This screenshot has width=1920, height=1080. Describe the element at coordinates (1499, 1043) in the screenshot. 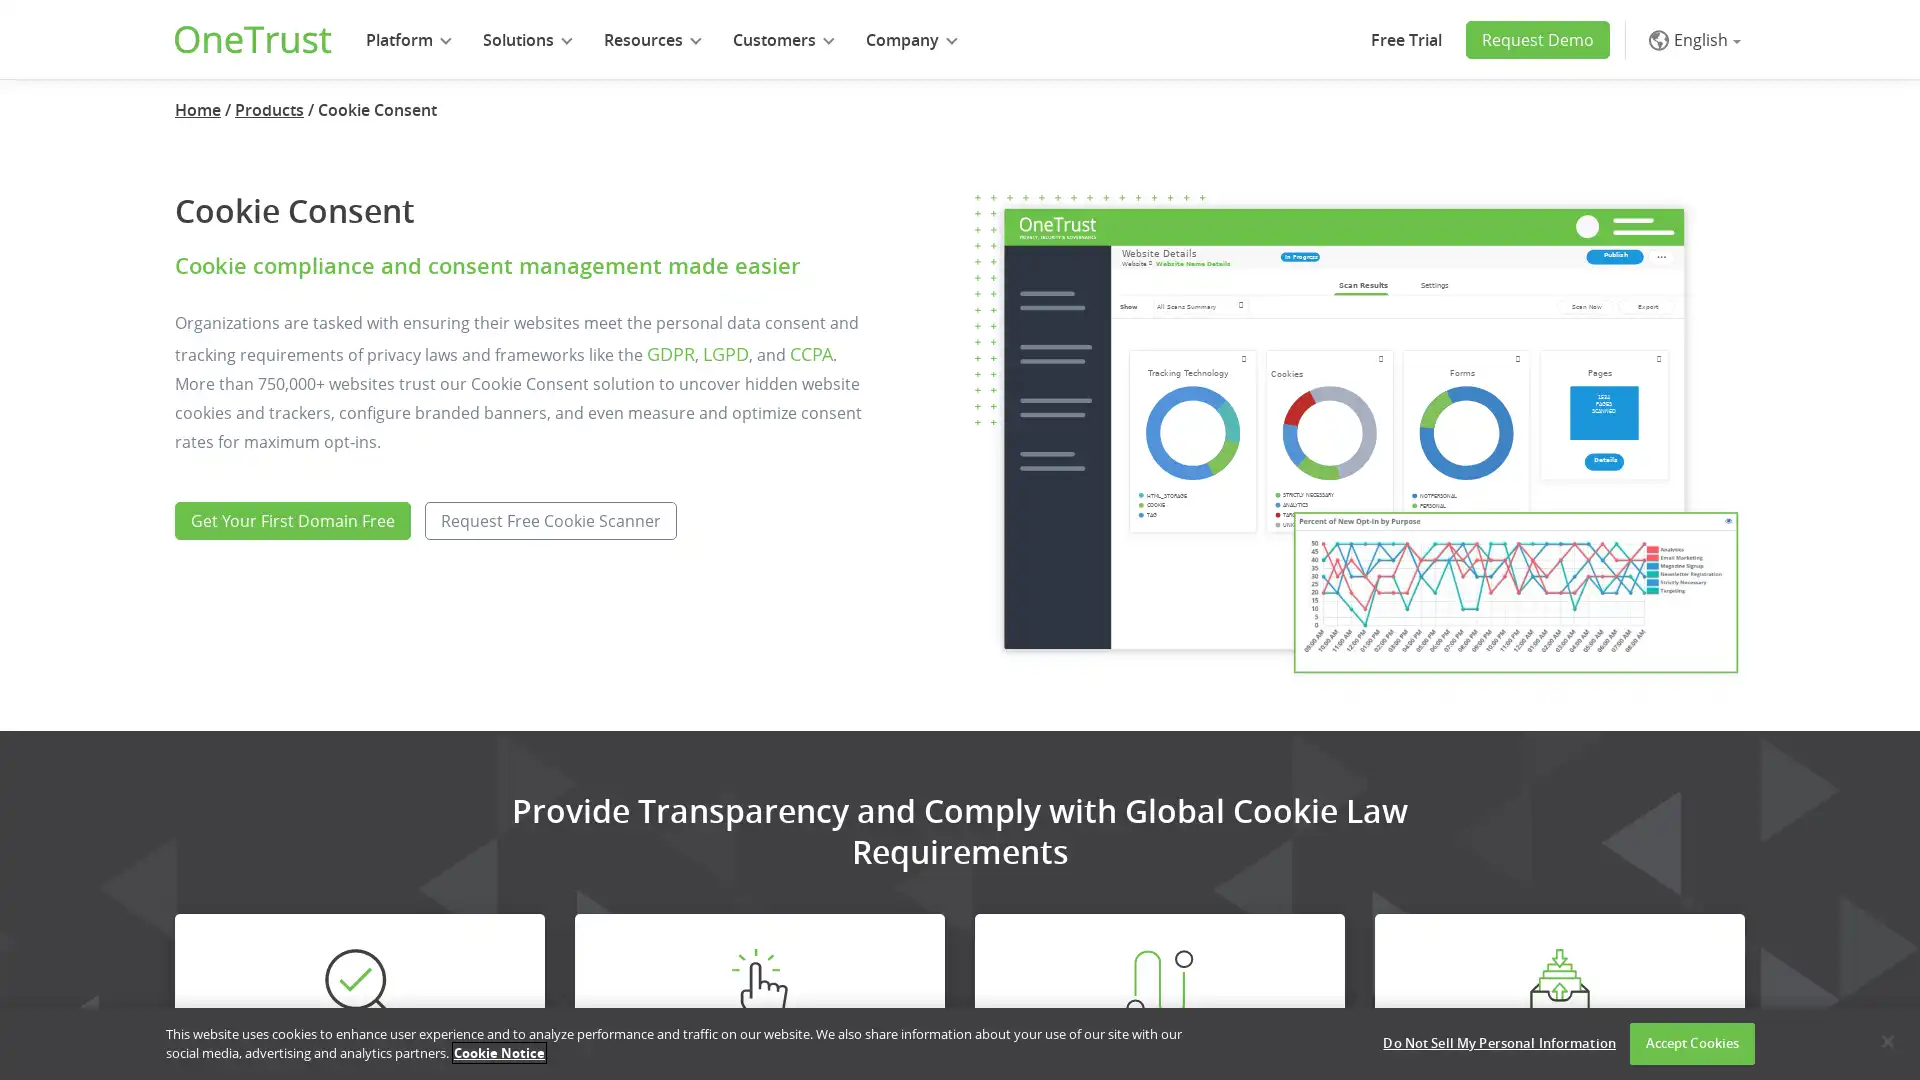

I see `Do Not Sell My Personal Information` at that location.